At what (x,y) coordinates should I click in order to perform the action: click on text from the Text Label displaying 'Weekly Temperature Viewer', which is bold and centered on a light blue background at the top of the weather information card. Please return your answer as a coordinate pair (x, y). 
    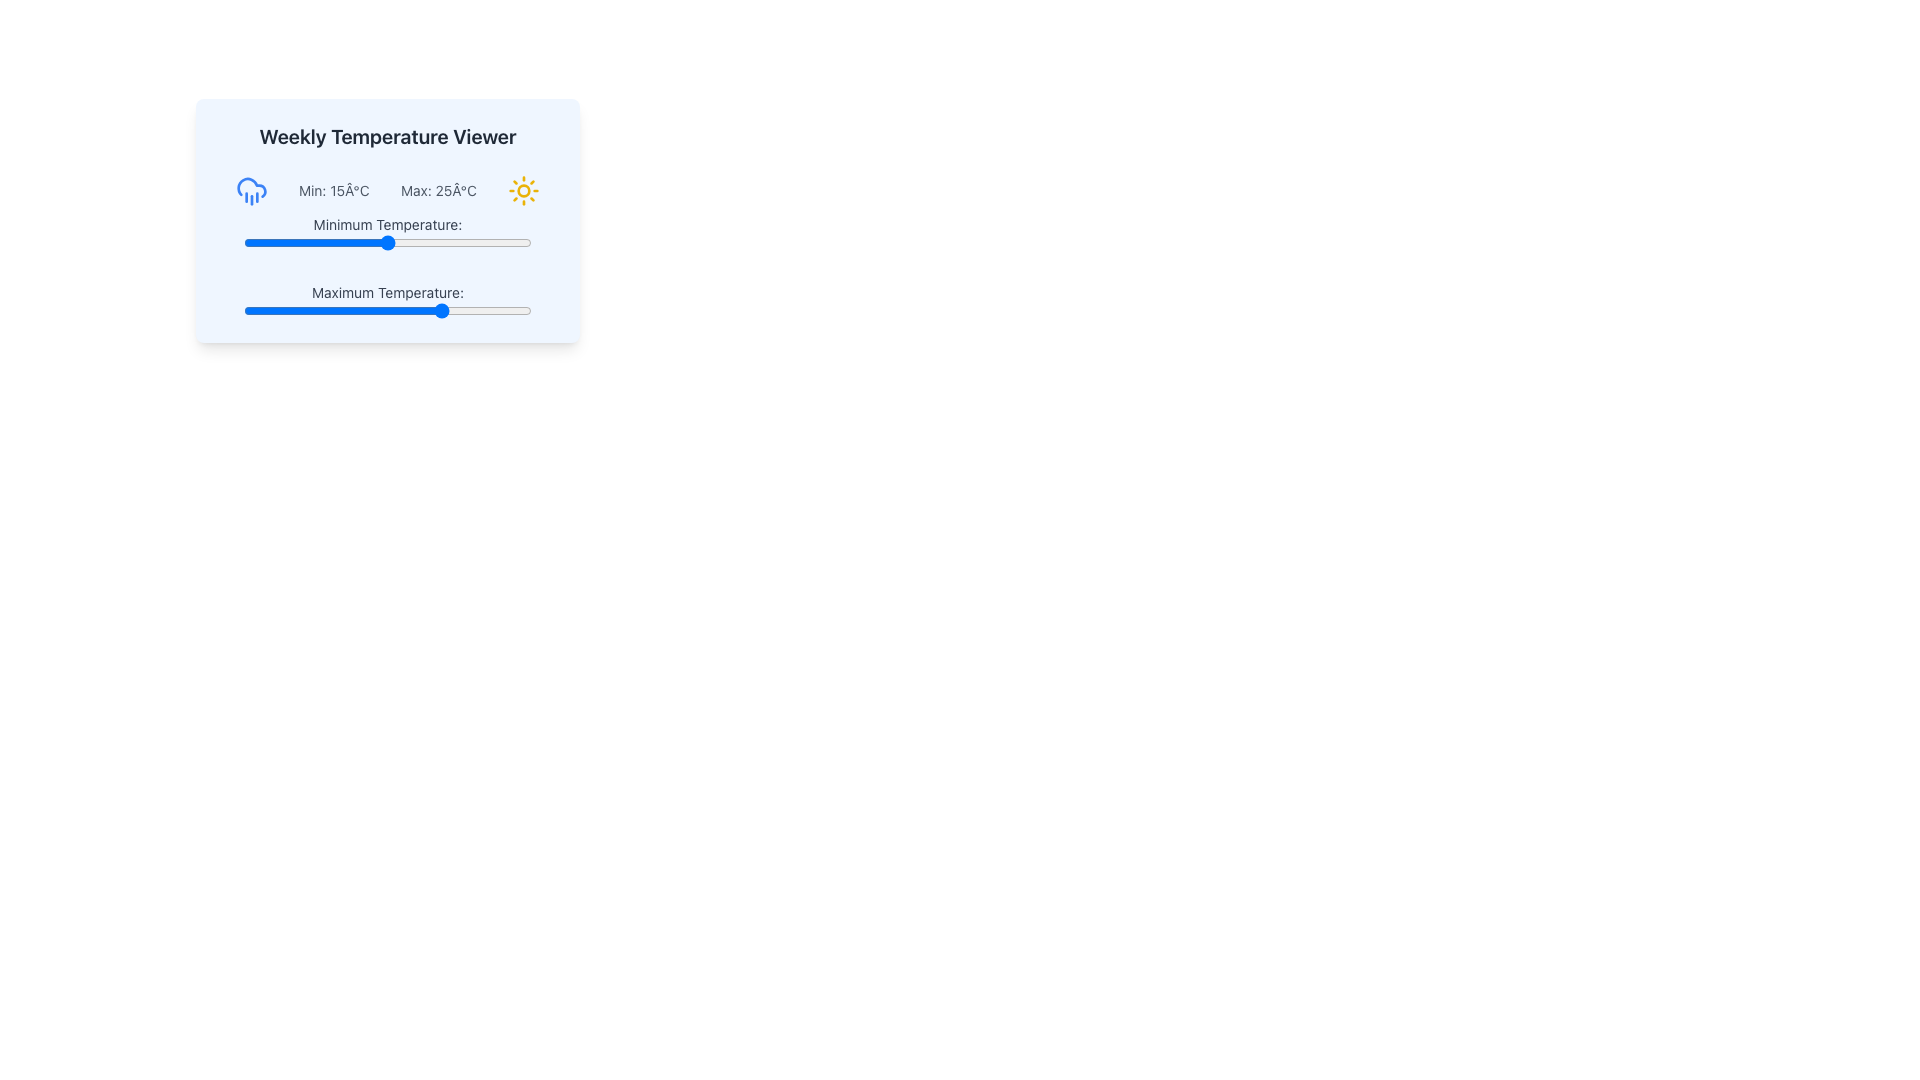
    Looking at the image, I should click on (388, 136).